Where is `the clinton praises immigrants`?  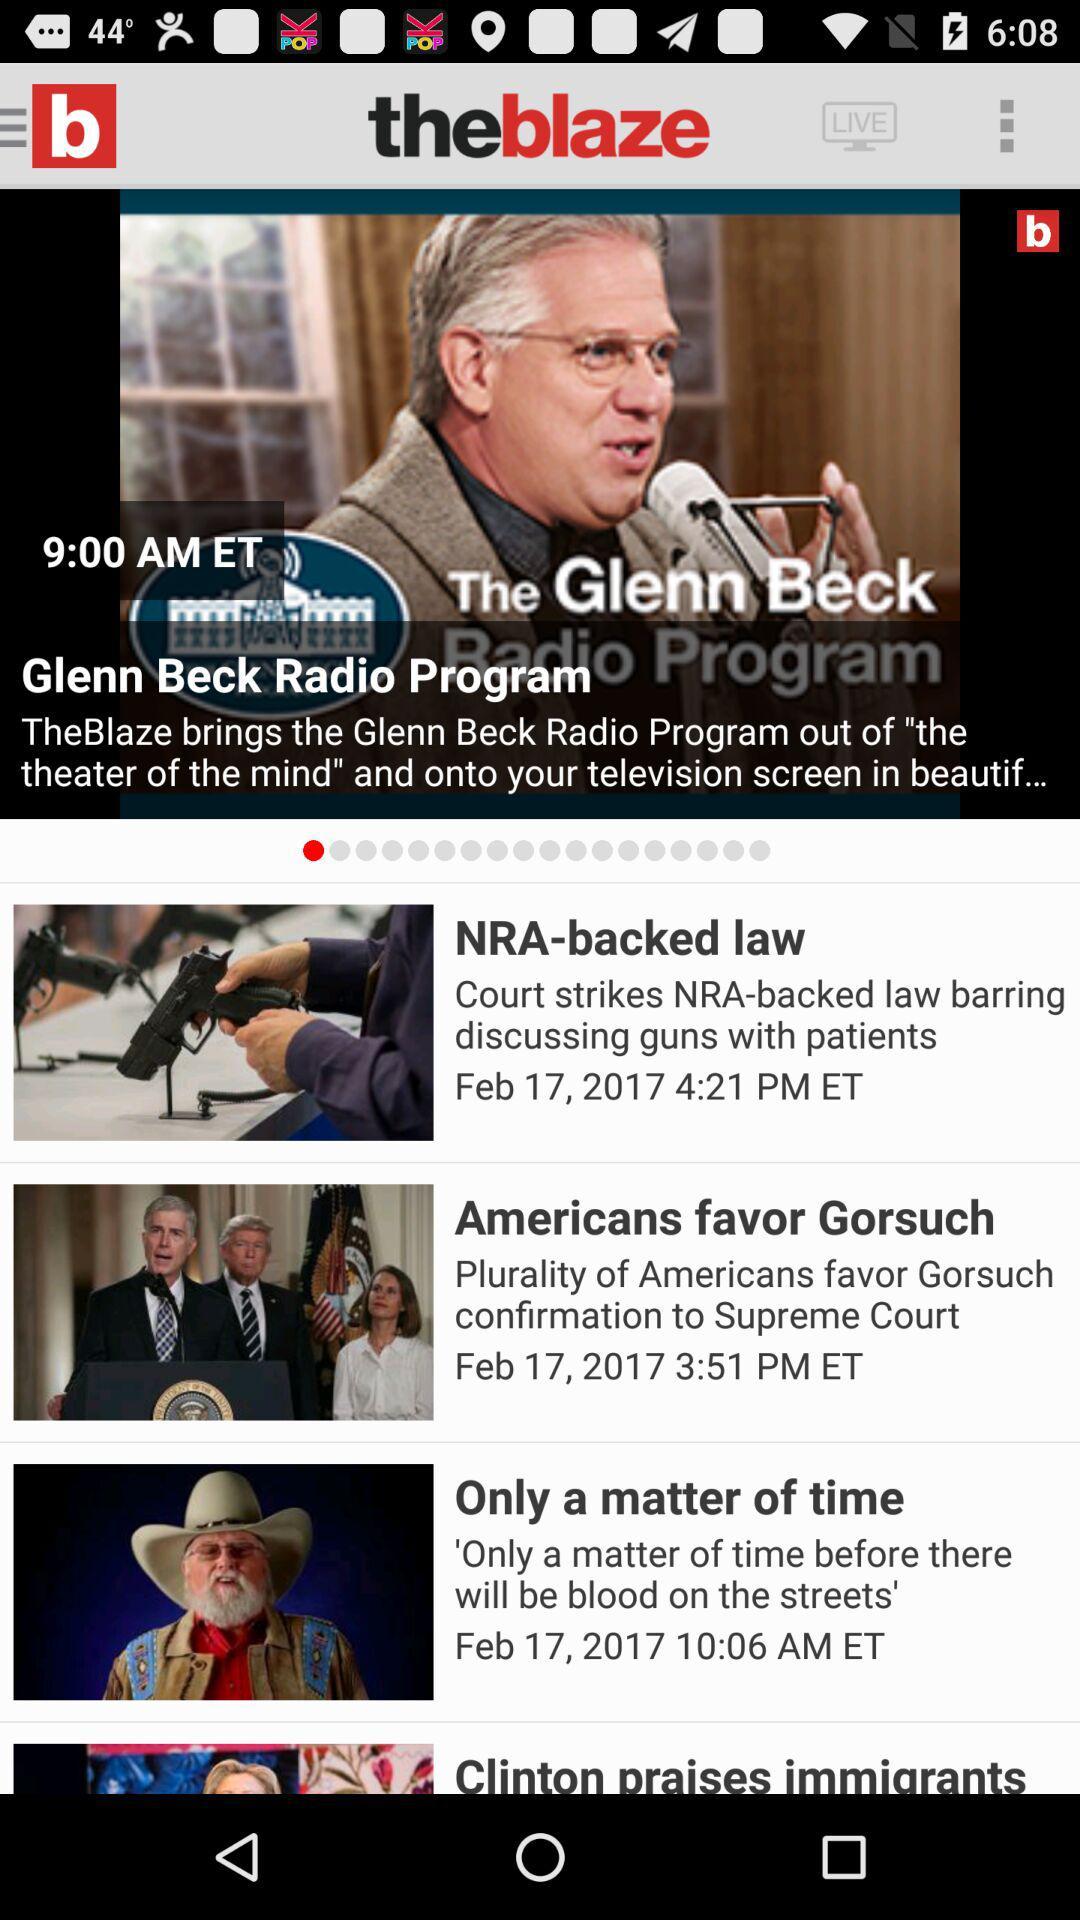 the clinton praises immigrants is located at coordinates (760, 1768).